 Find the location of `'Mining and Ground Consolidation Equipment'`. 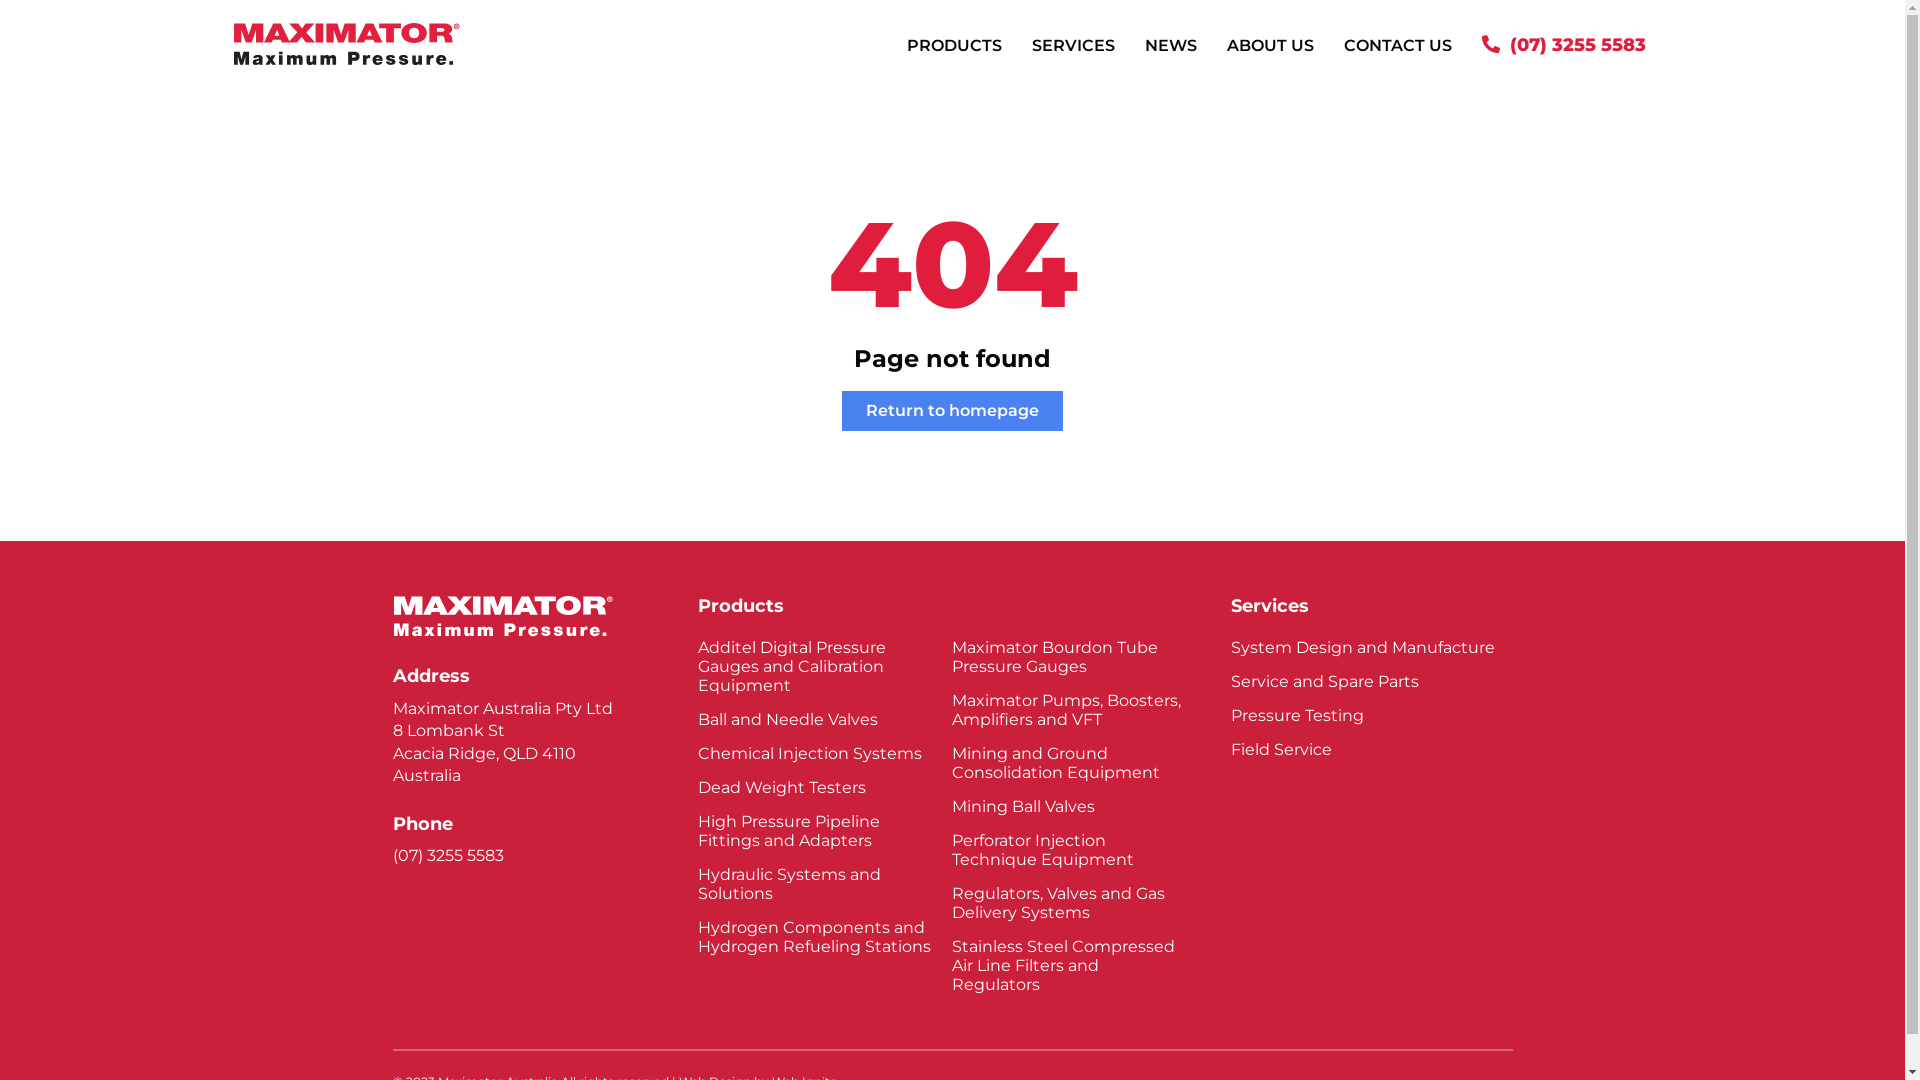

'Mining and Ground Consolidation Equipment' is located at coordinates (1070, 763).